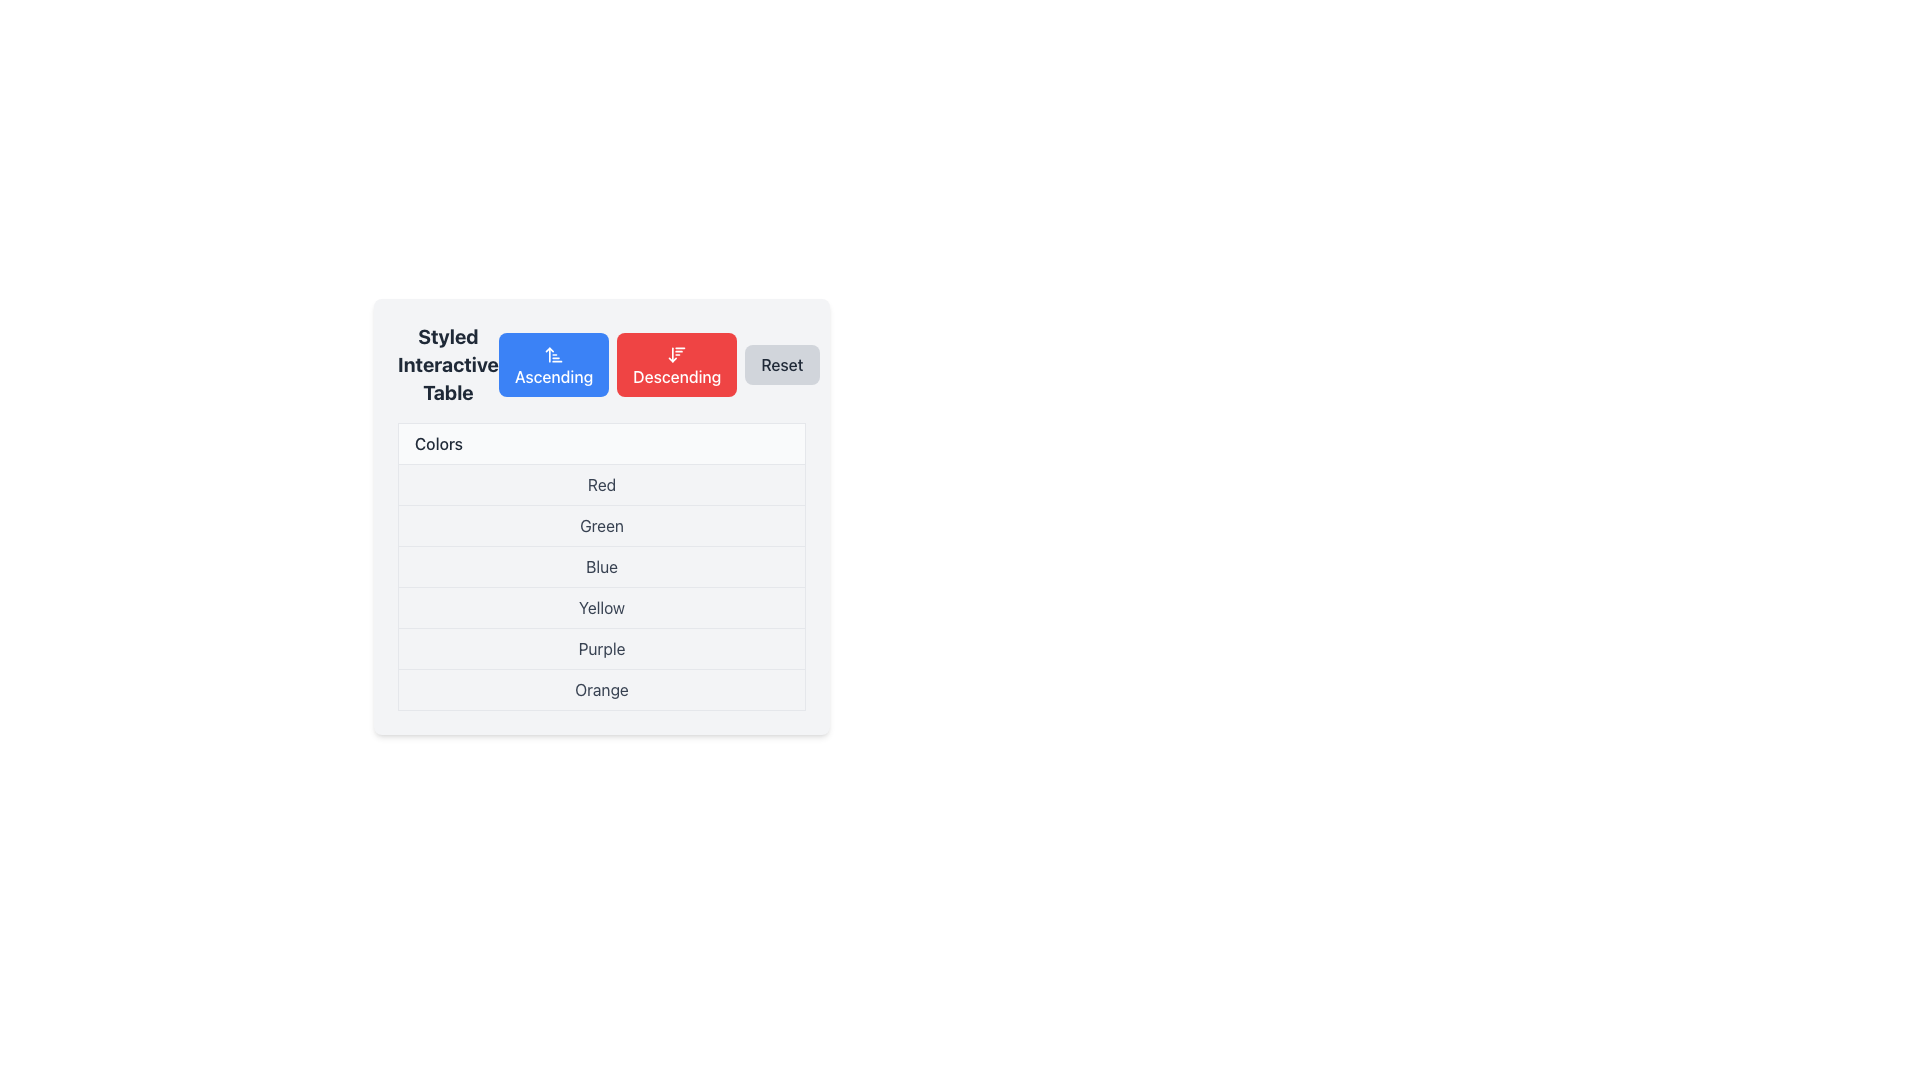 The image size is (1920, 1080). I want to click on the fifth item in the list of color options, which is 'Purple', located between 'Yellow' and 'Orange', so click(600, 648).